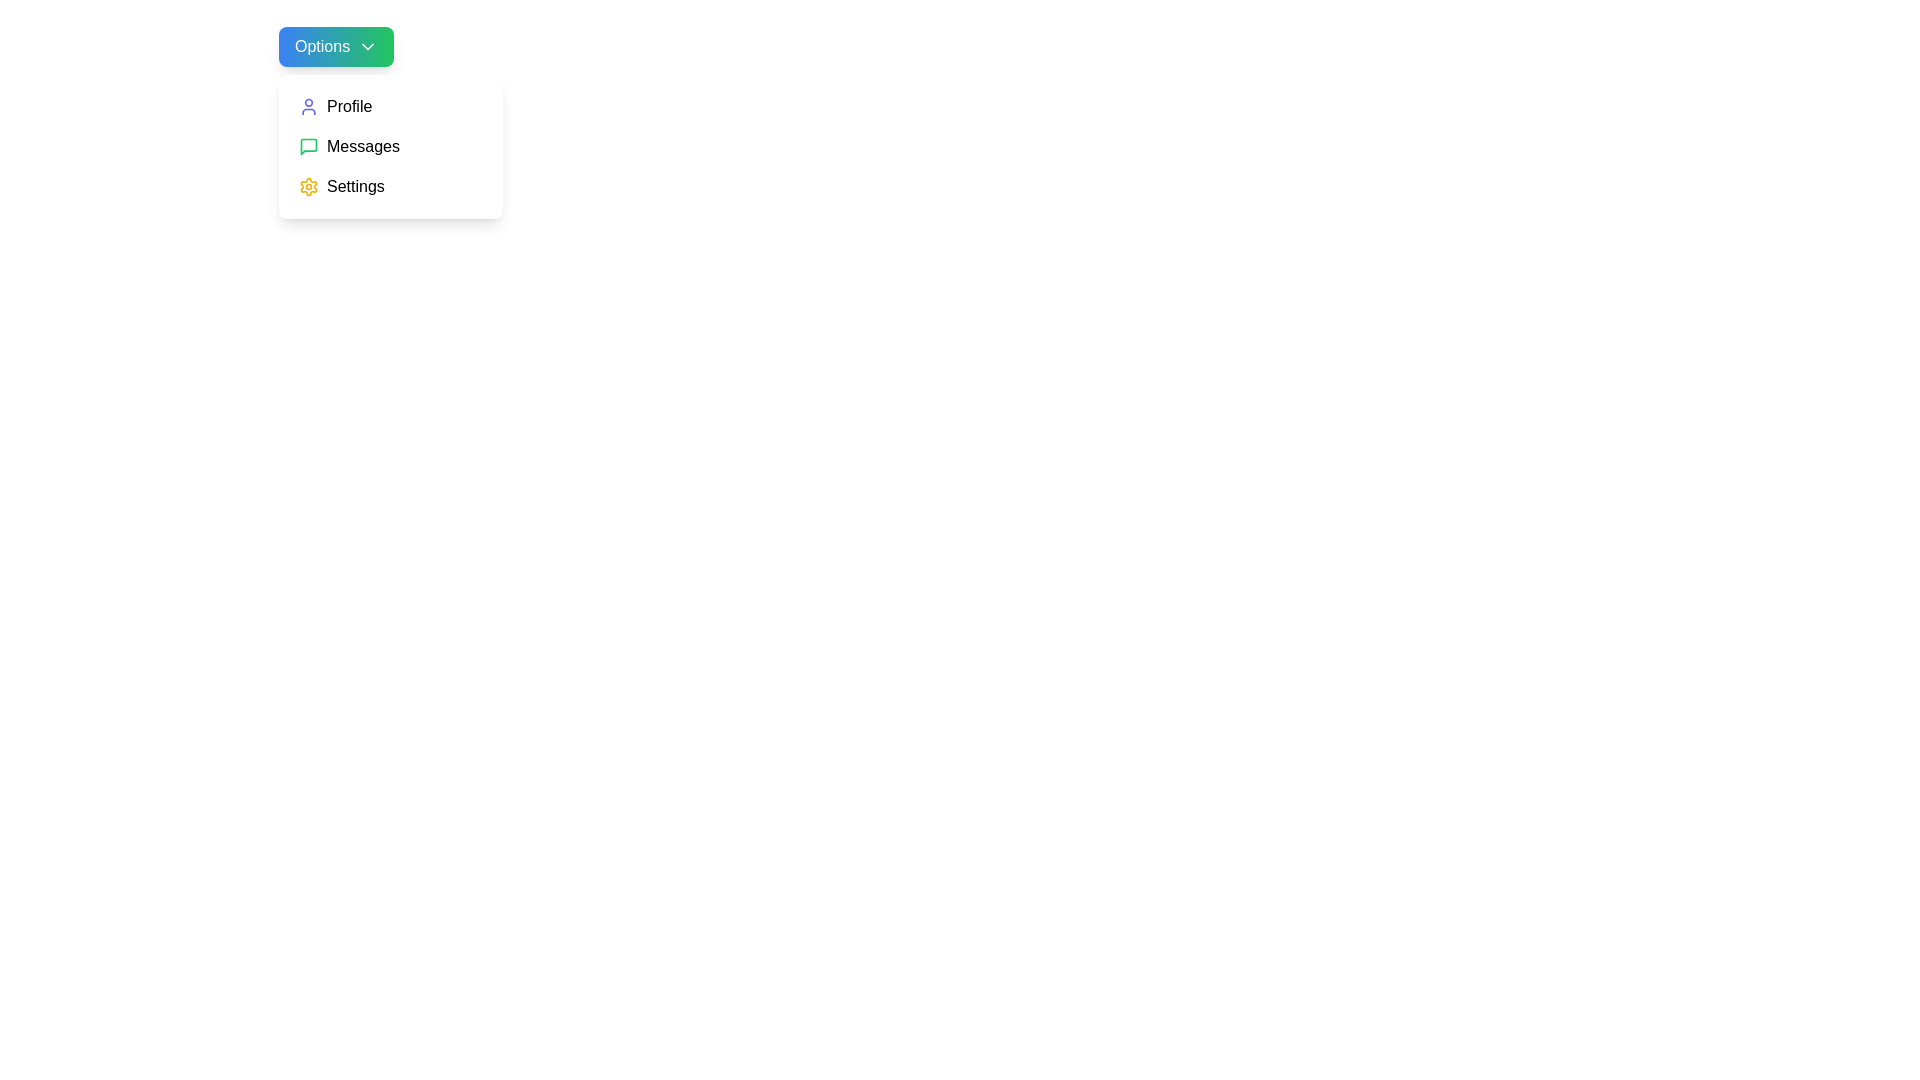 The image size is (1920, 1080). Describe the element at coordinates (336, 45) in the screenshot. I see `the dropdown toggle button to toggle the menu` at that location.